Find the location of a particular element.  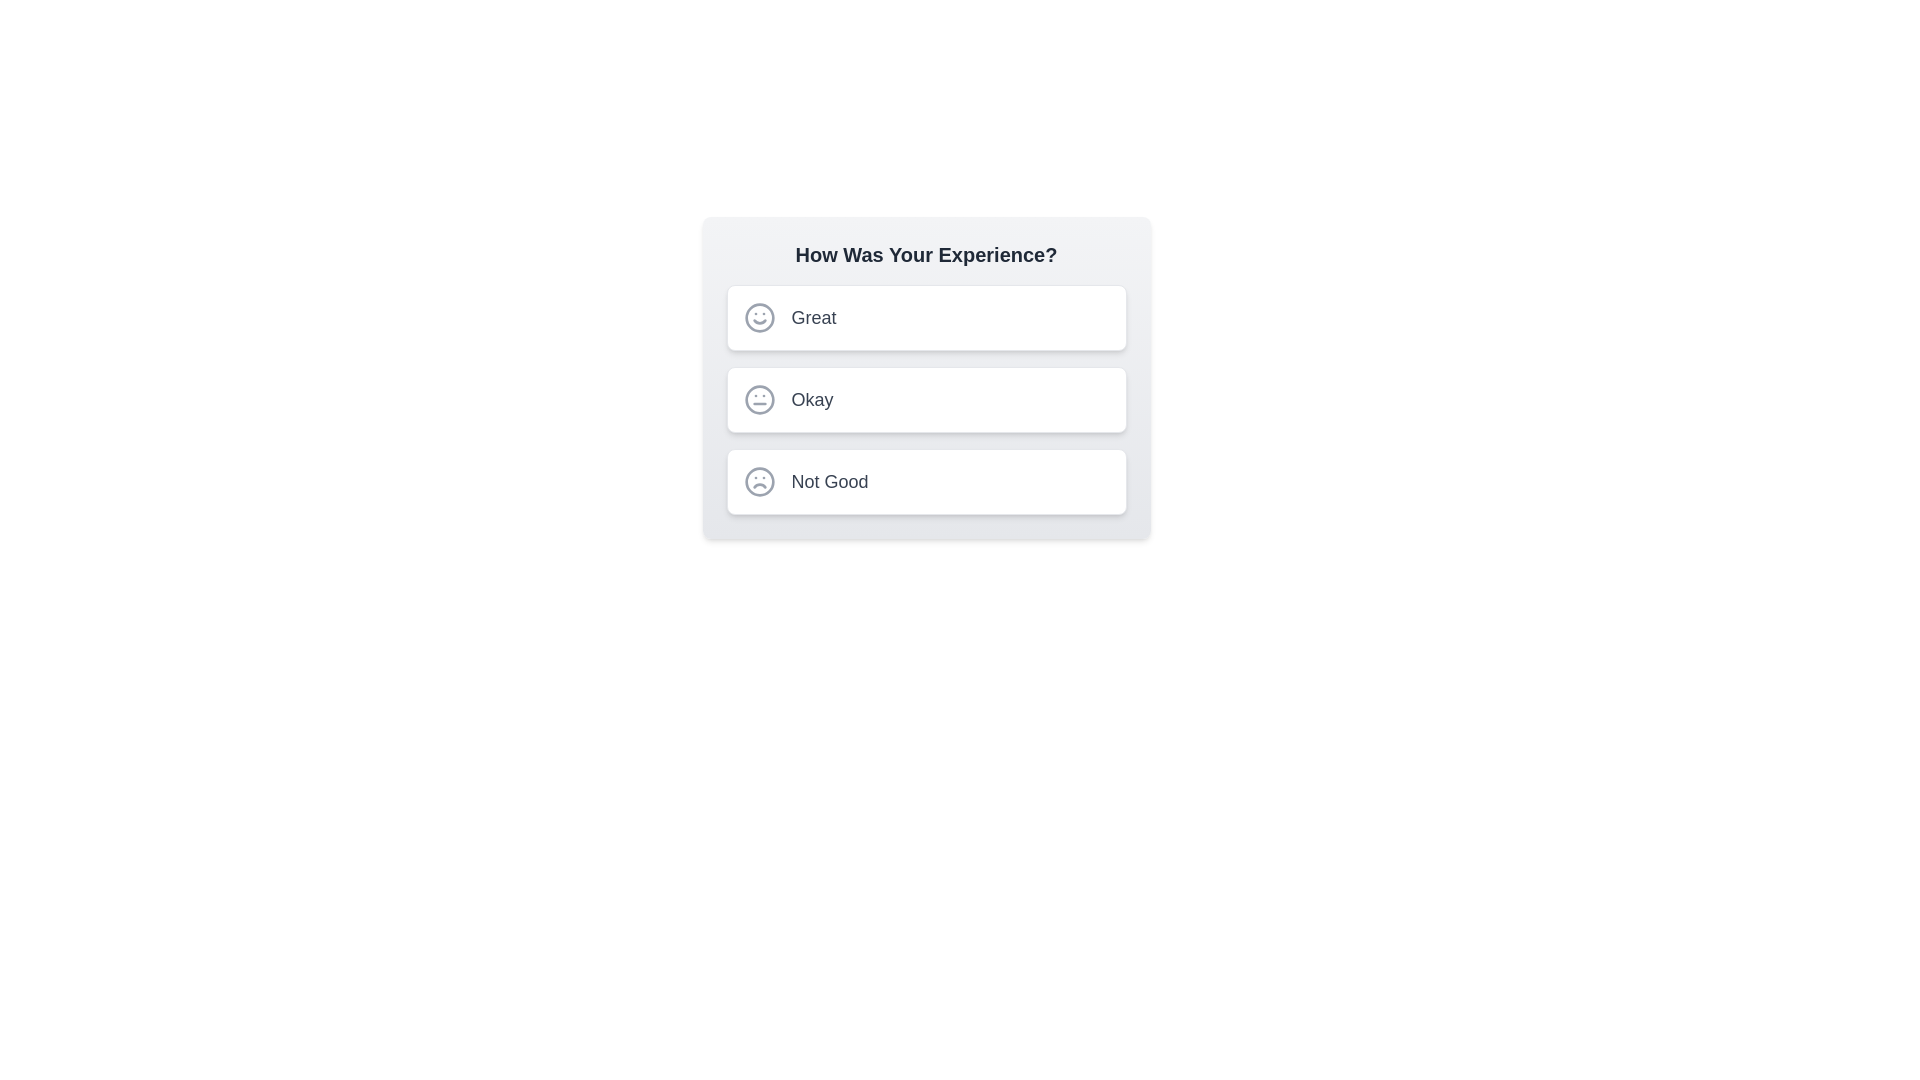

bold header text that says 'How Was Your Experience?' located at the top of the card-like panel, which is centrally placed within the interface is located at coordinates (925, 253).